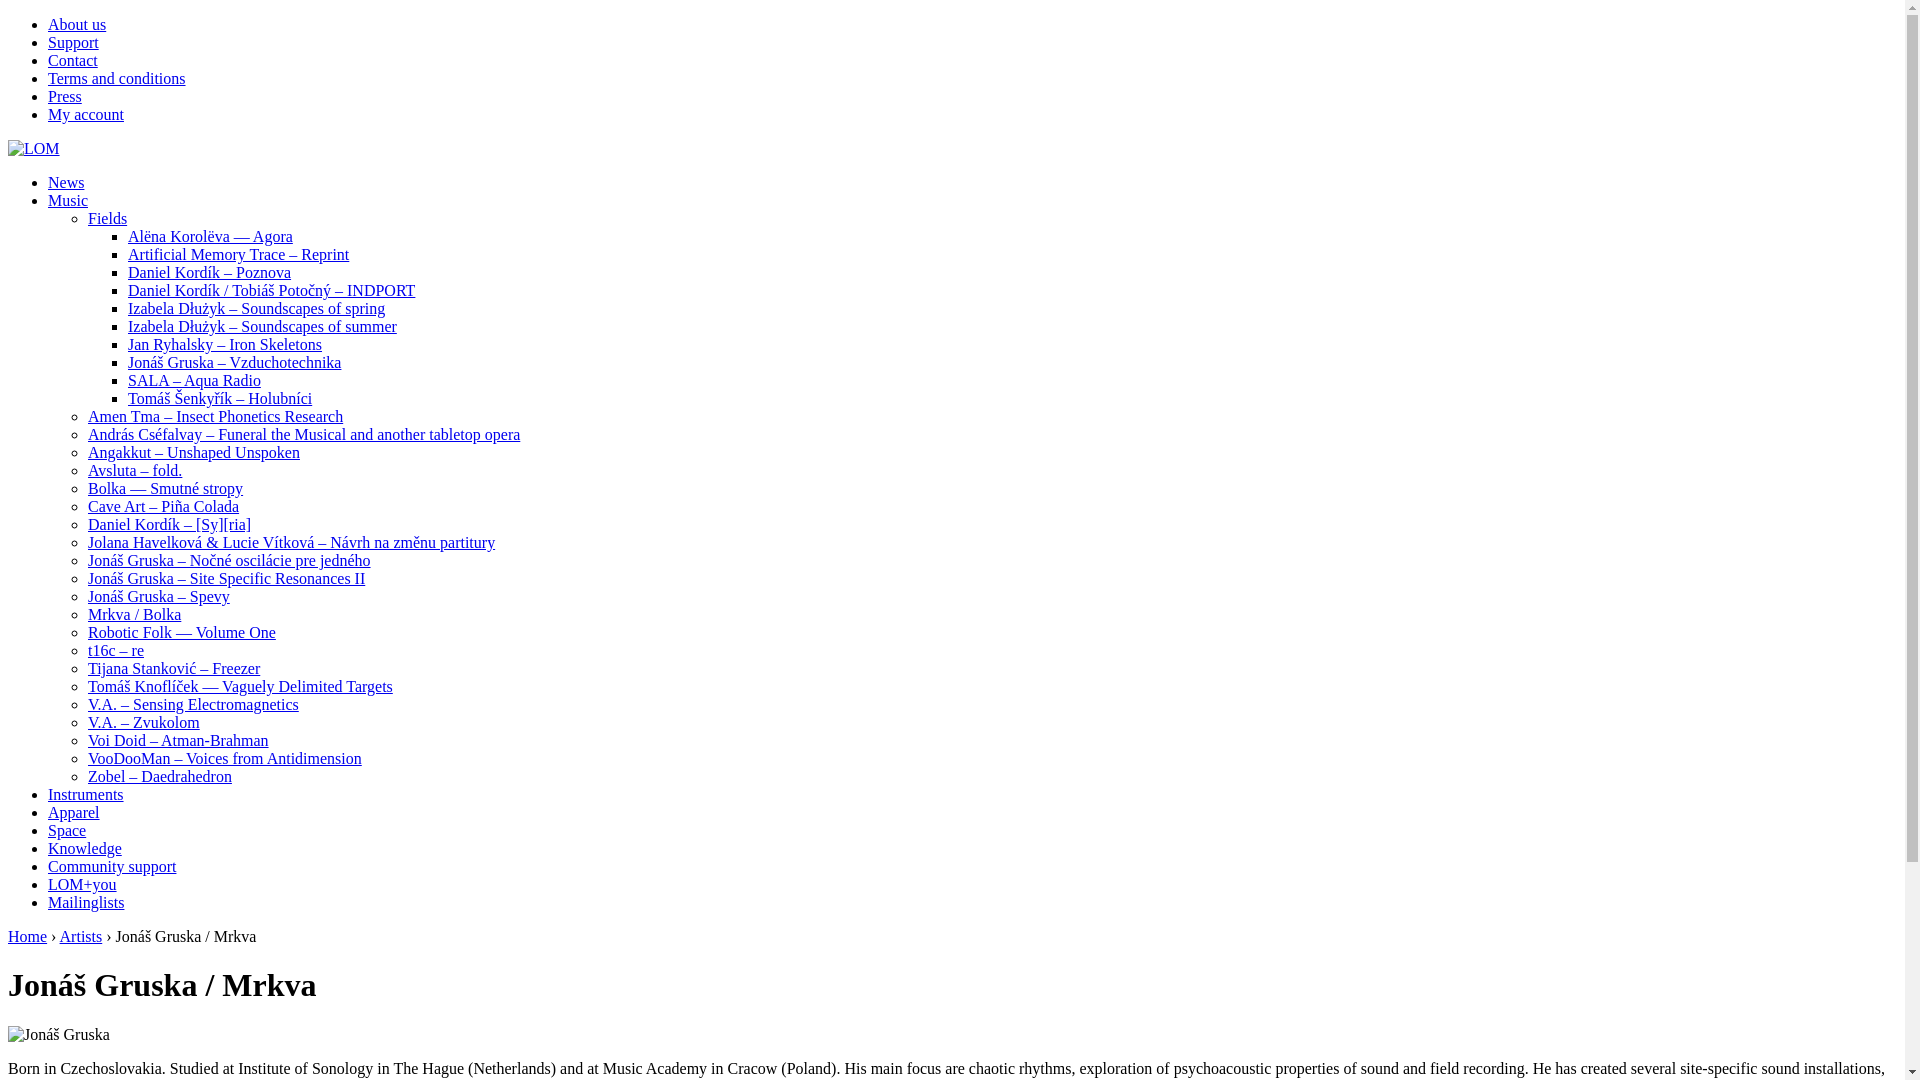 The height and width of the screenshot is (1080, 1920). Describe the element at coordinates (65, 96) in the screenshot. I see `'Press'` at that location.